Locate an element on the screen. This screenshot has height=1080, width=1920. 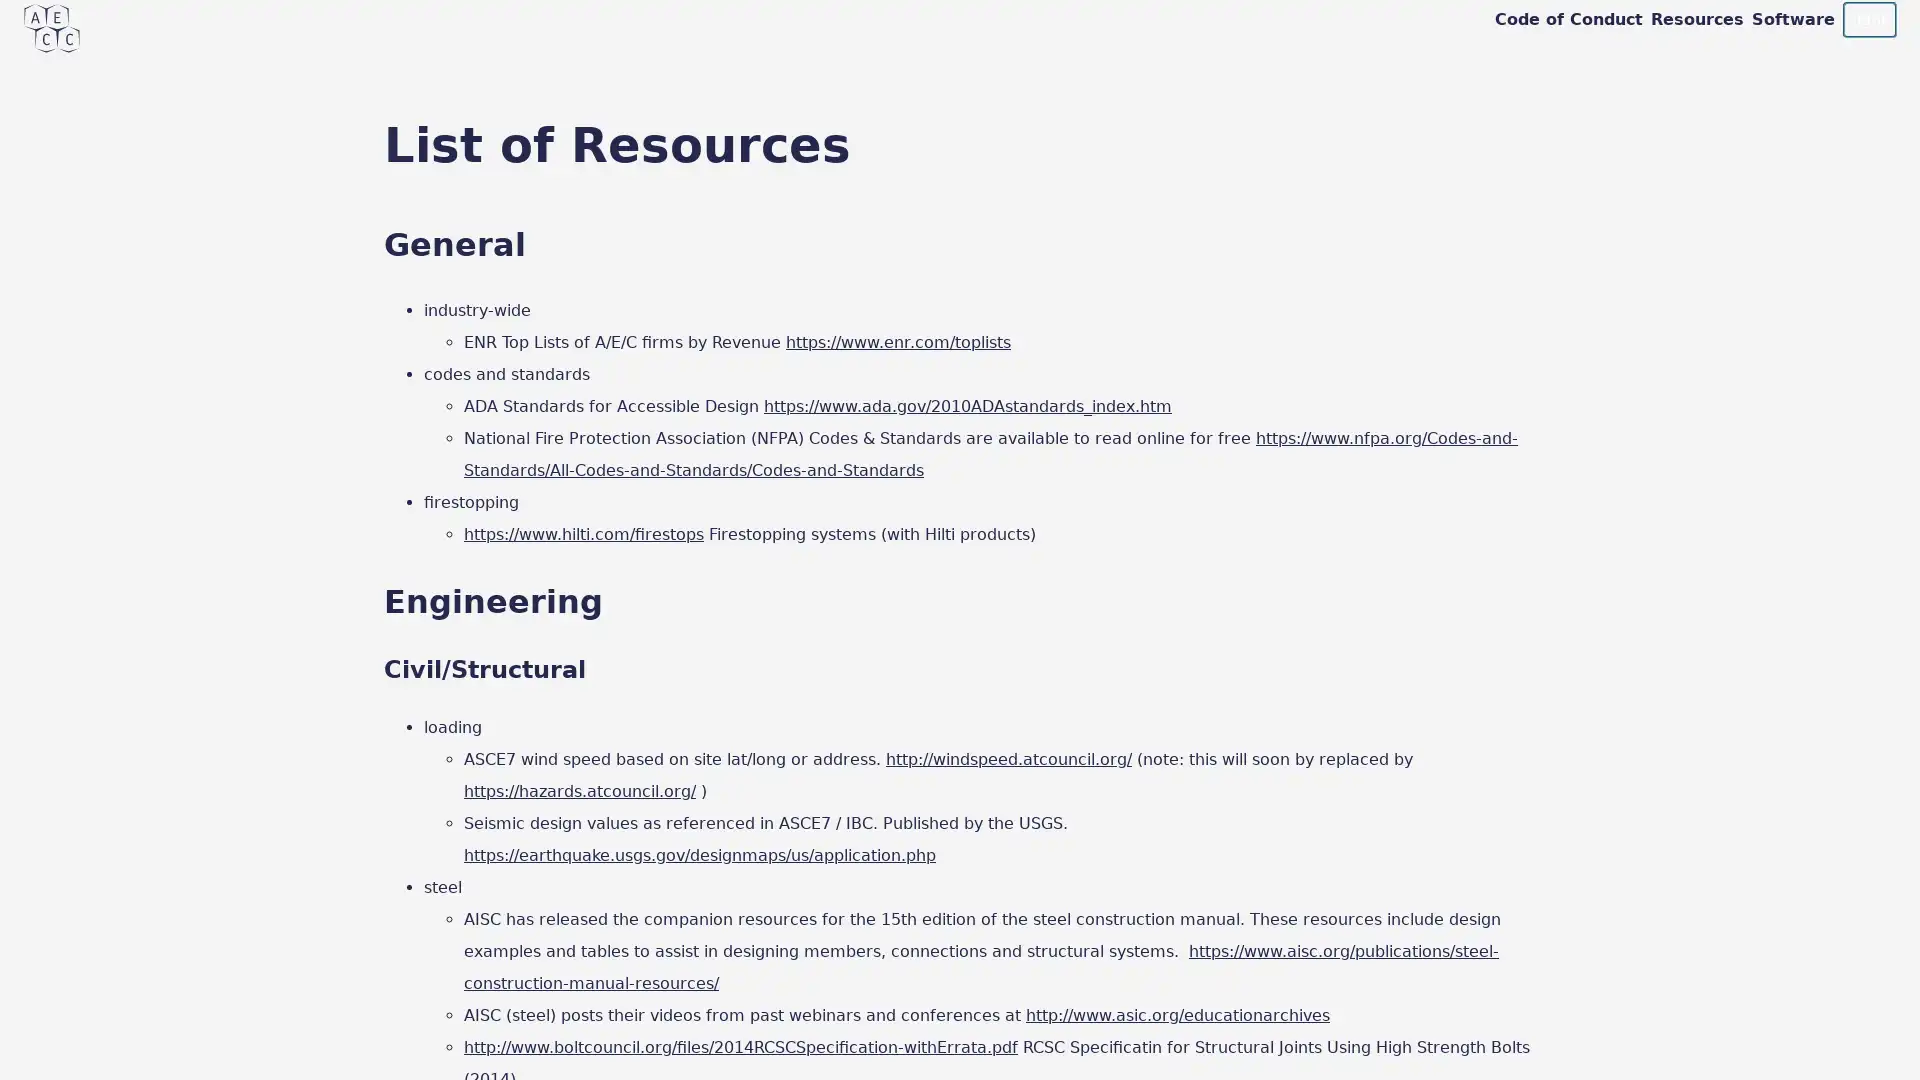
color mode is located at coordinates (1867, 19).